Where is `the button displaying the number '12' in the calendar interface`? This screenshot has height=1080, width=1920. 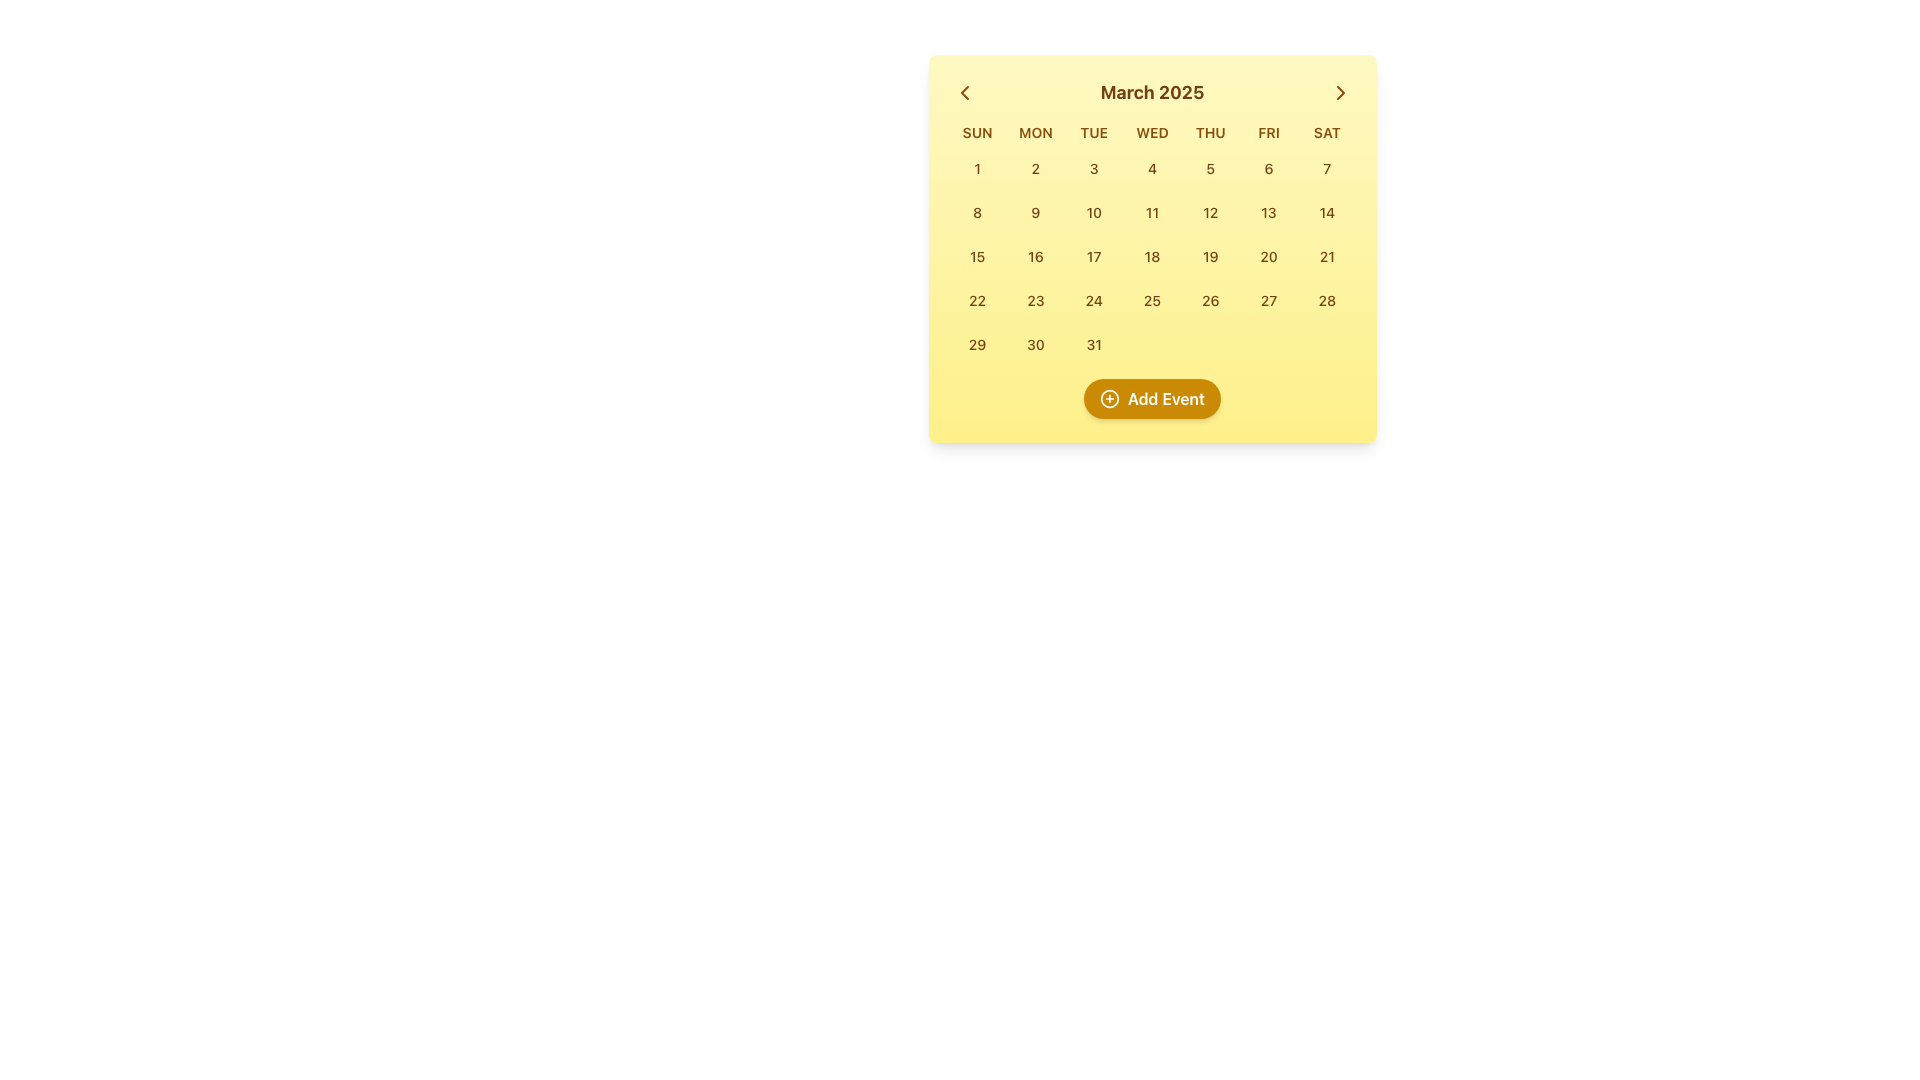 the button displaying the number '12' in the calendar interface is located at coordinates (1209, 212).